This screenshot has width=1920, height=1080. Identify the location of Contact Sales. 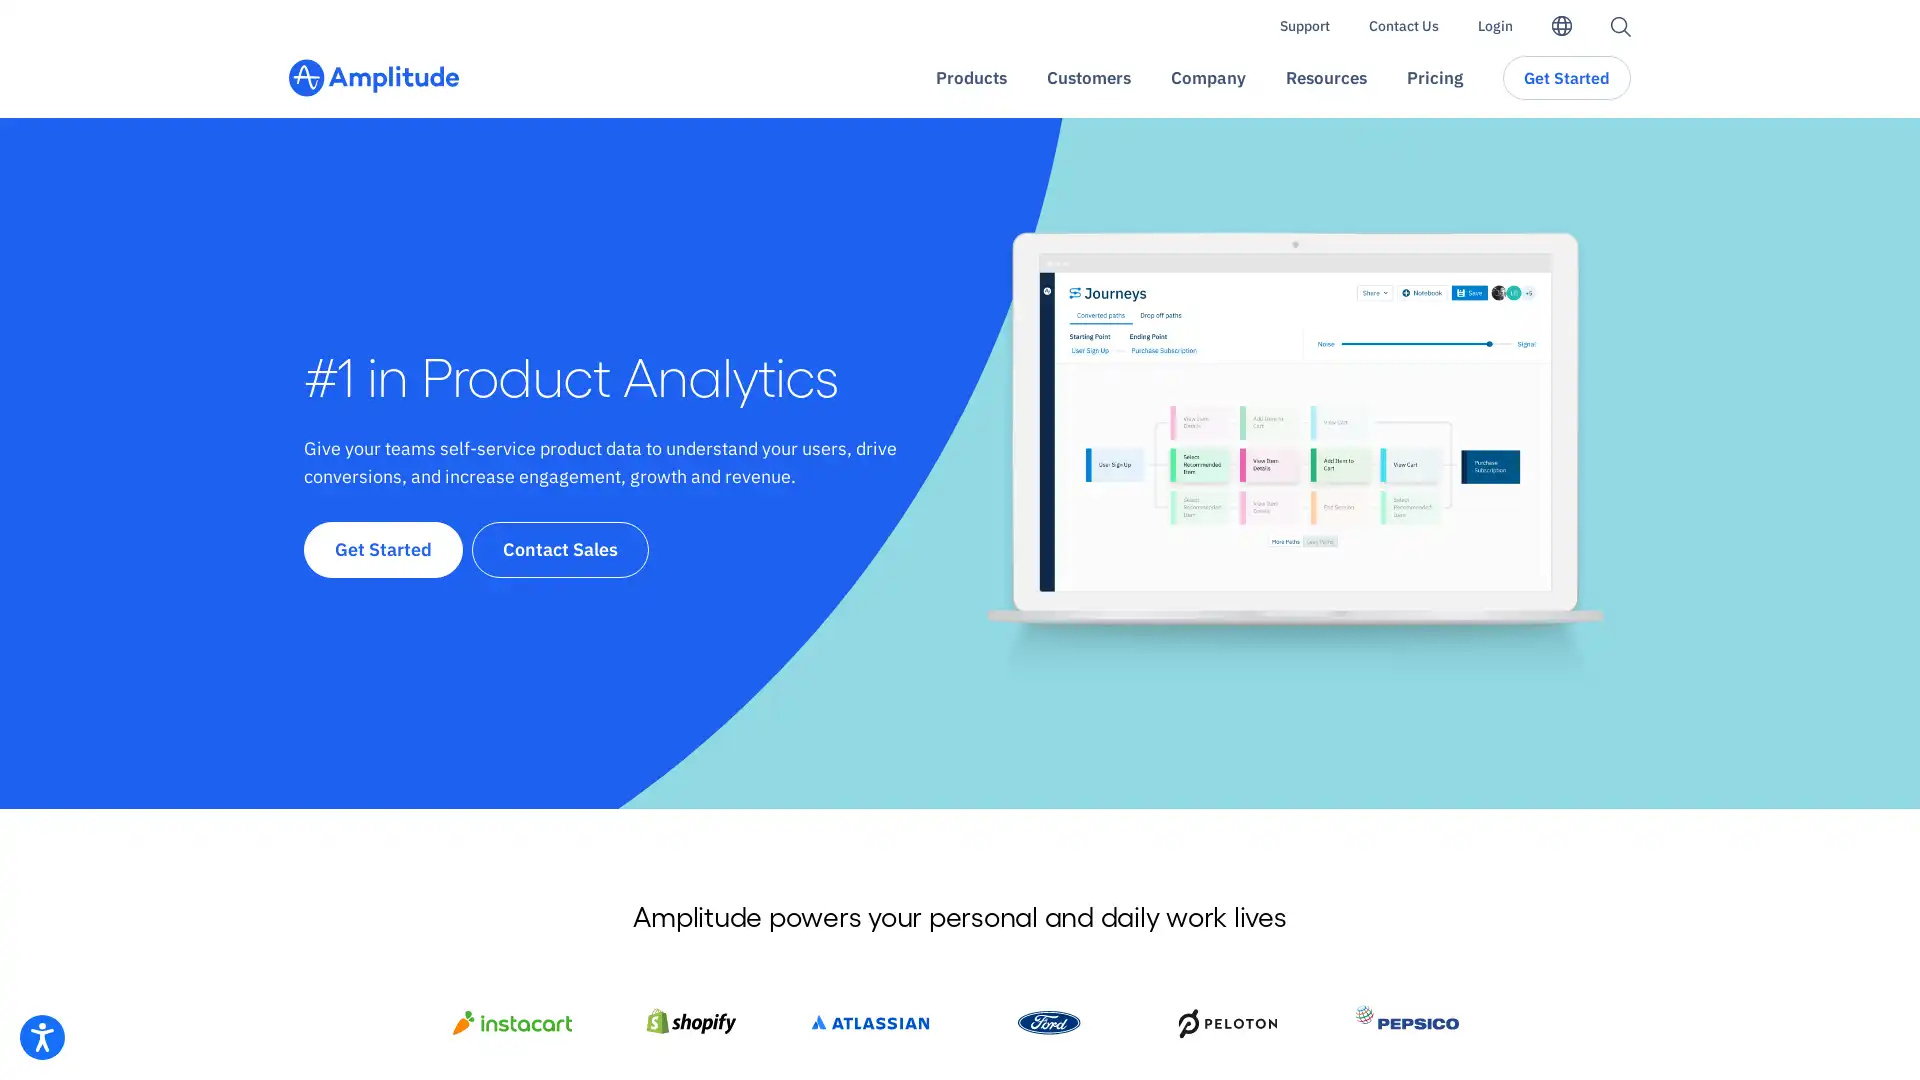
(560, 548).